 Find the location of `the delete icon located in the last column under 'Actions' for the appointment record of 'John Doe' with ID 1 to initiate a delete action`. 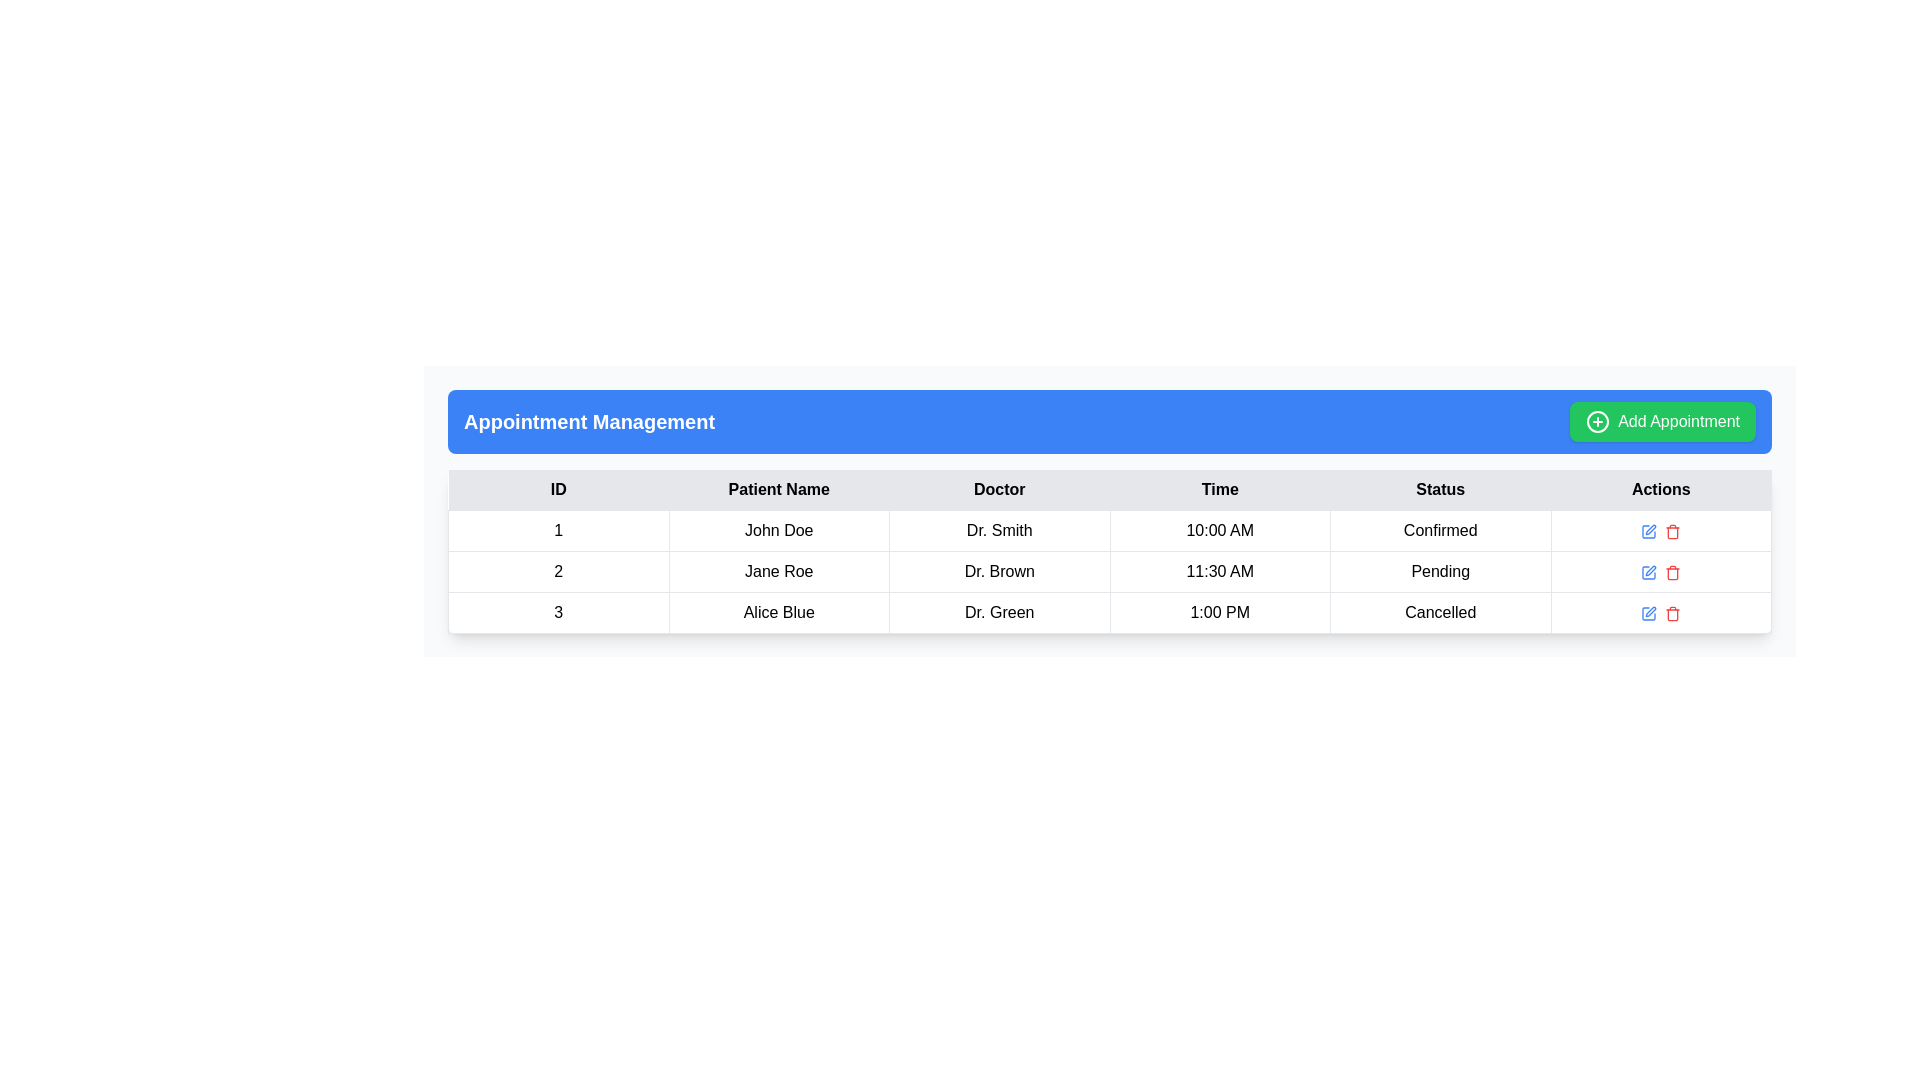

the delete icon located in the last column under 'Actions' for the appointment record of 'John Doe' with ID 1 to initiate a delete action is located at coordinates (1673, 530).